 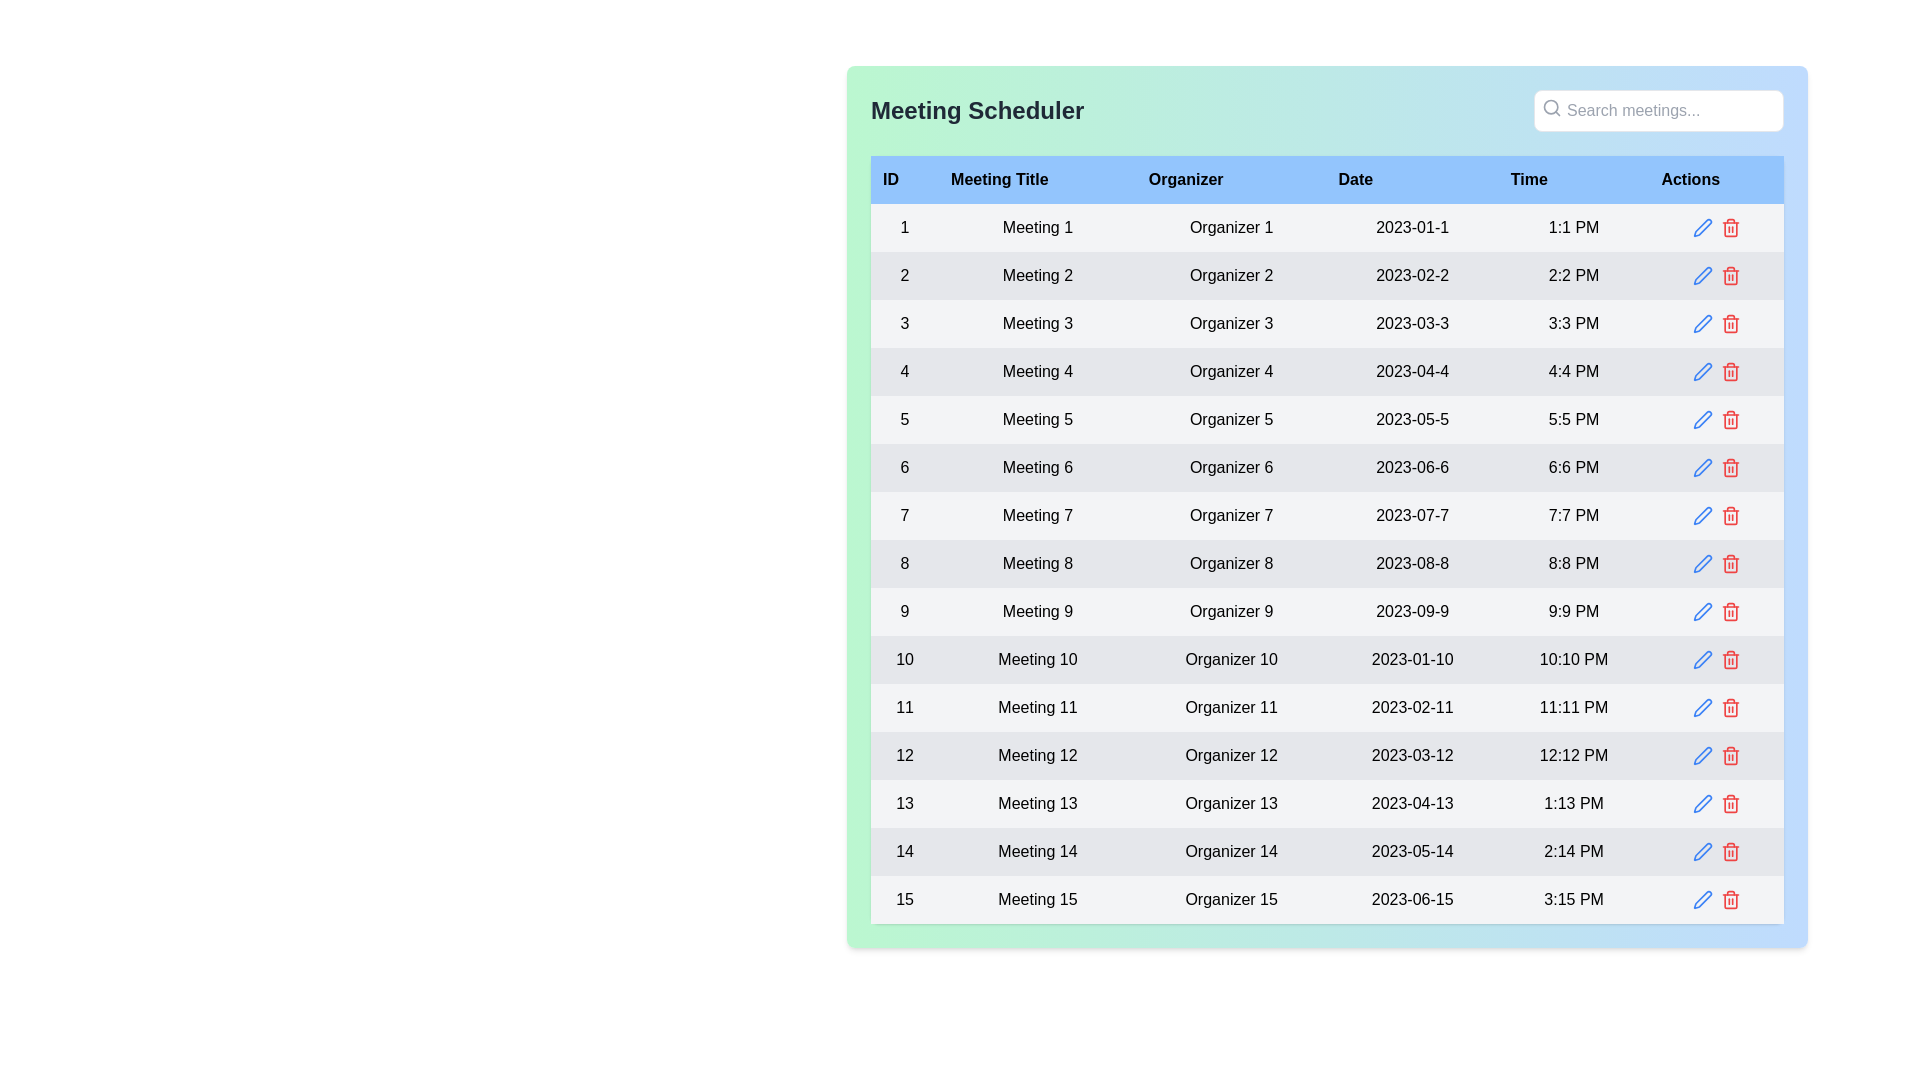 What do you see at coordinates (1701, 852) in the screenshot?
I see `the blue pen icon in the 'Actions' column for the meeting scheduled on 2023-05-14 at 2:14 PM to observe the hover effect` at bounding box center [1701, 852].